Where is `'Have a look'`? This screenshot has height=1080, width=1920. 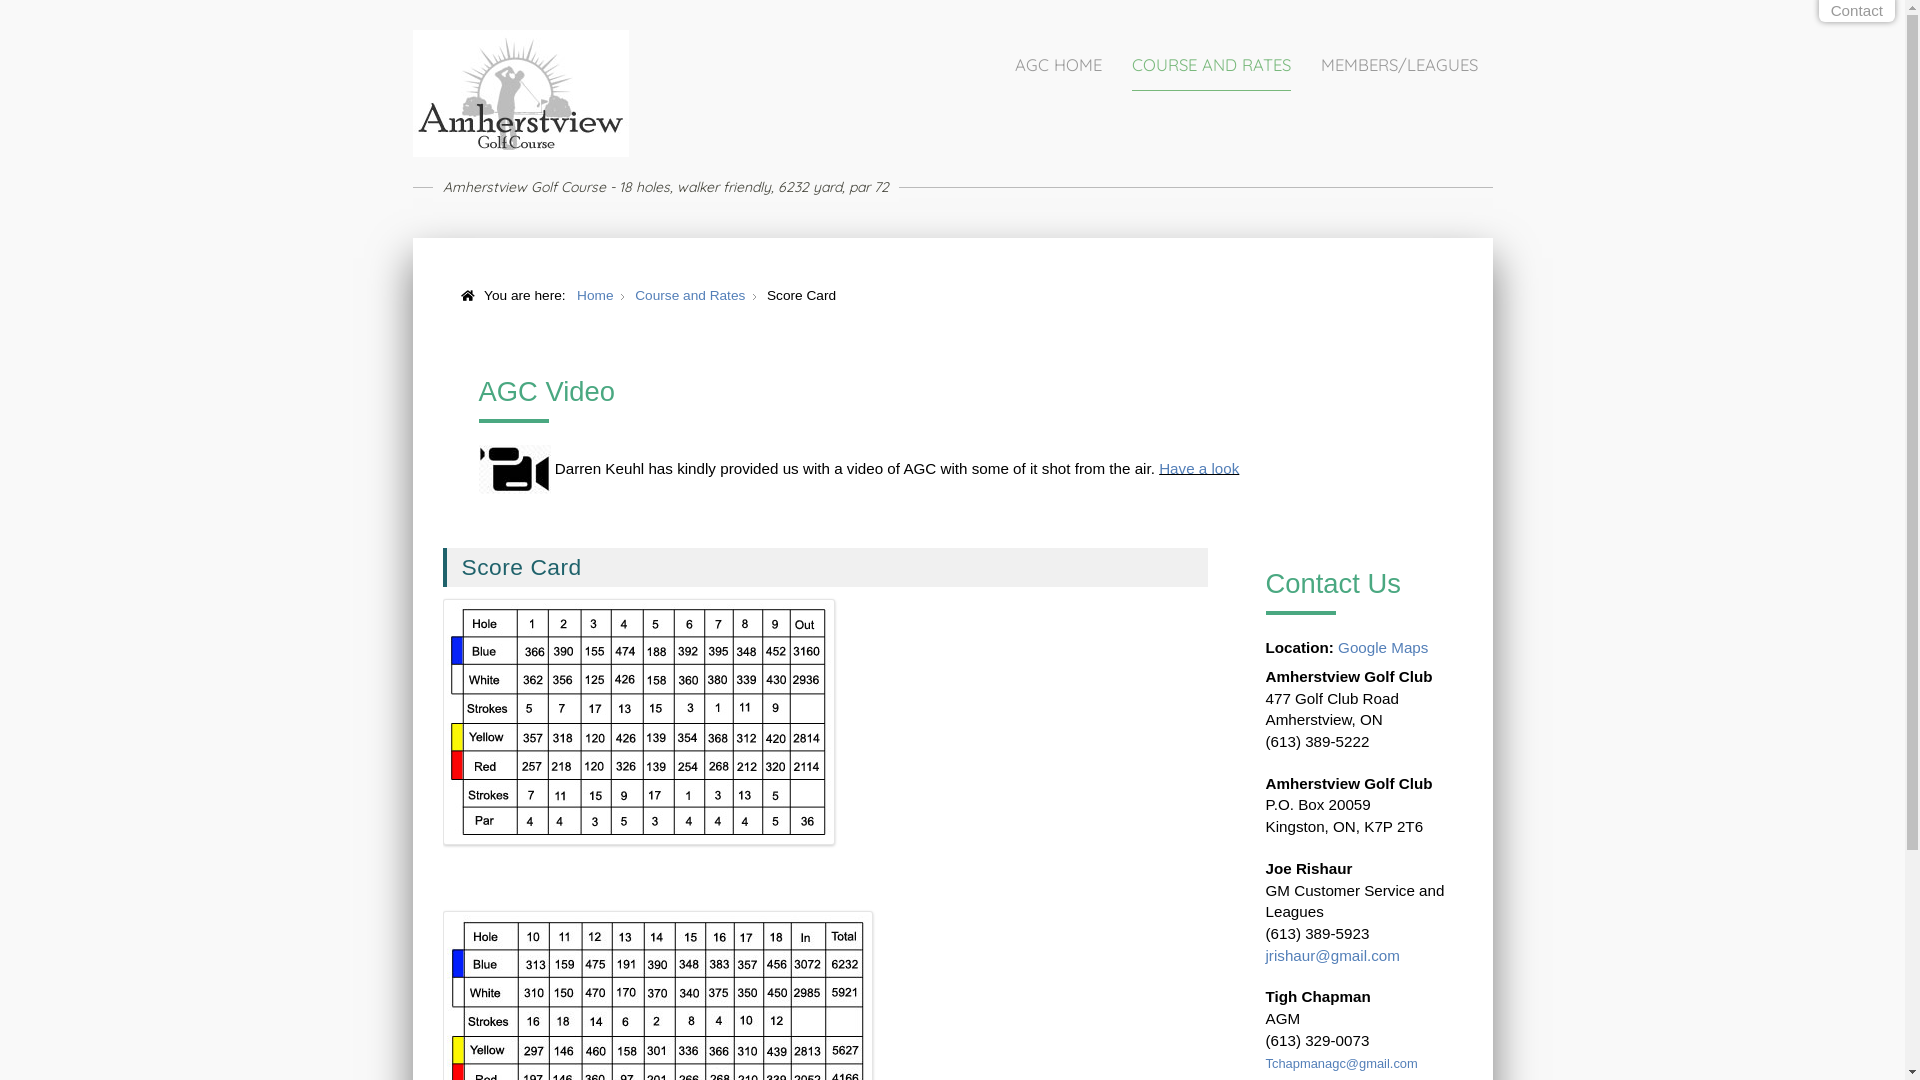 'Have a look' is located at coordinates (1199, 467).